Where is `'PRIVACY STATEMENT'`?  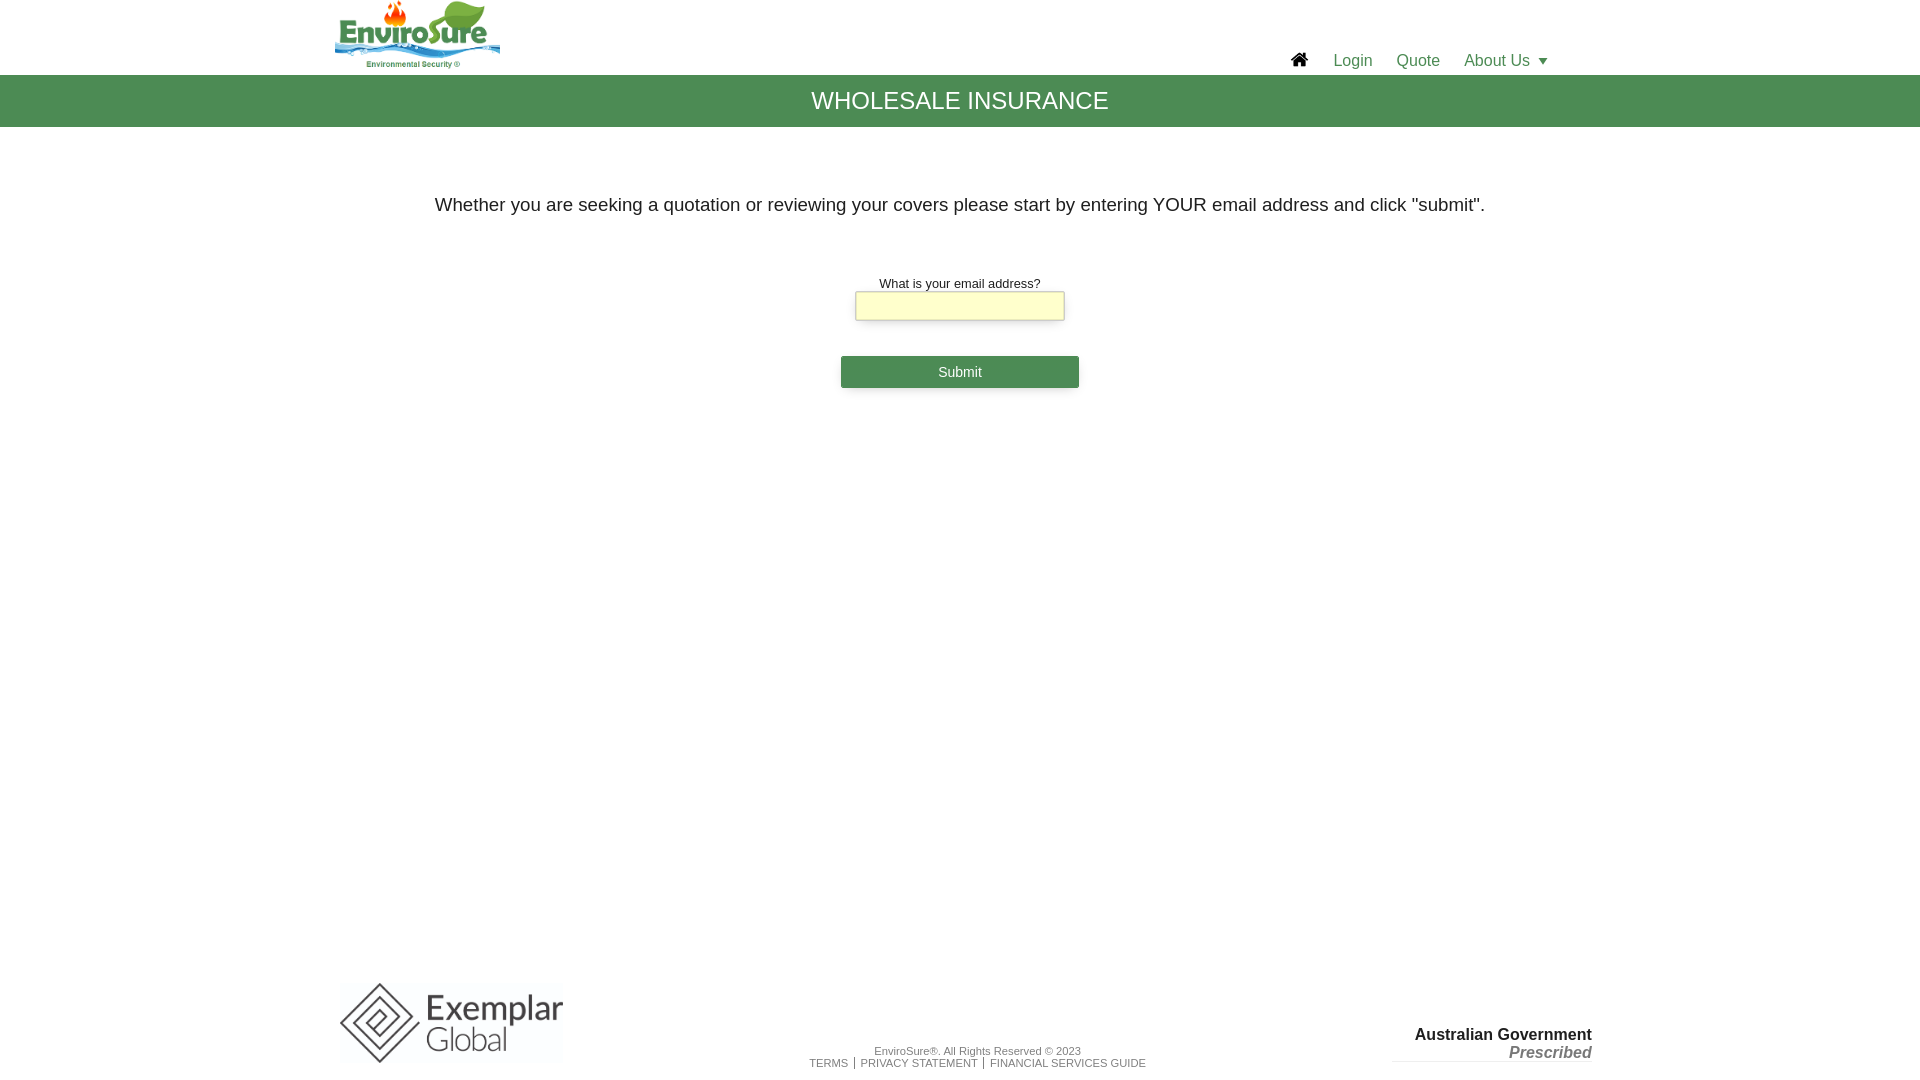 'PRIVACY STATEMENT' is located at coordinates (860, 1062).